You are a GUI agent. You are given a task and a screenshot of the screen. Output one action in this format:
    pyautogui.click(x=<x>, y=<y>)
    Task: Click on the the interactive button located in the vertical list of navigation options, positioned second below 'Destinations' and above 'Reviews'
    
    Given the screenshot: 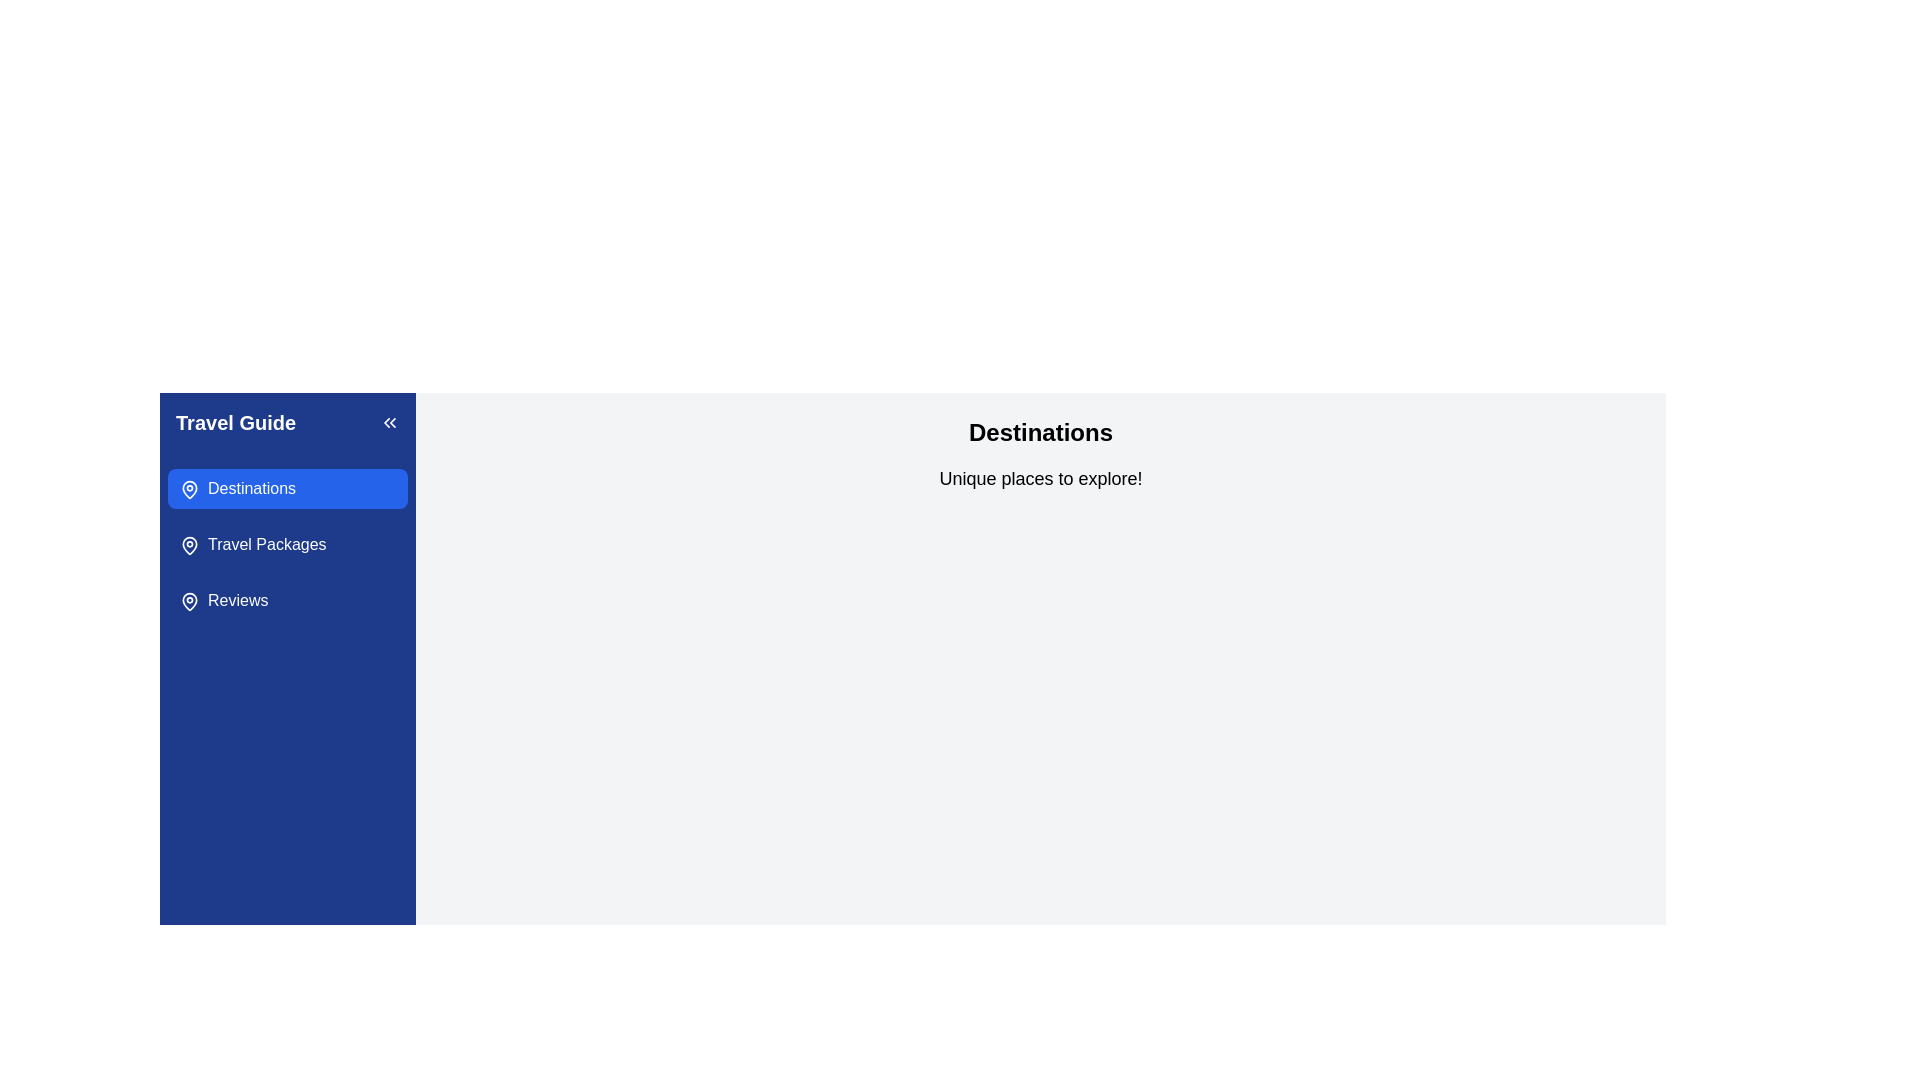 What is the action you would take?
    pyautogui.click(x=287, y=544)
    